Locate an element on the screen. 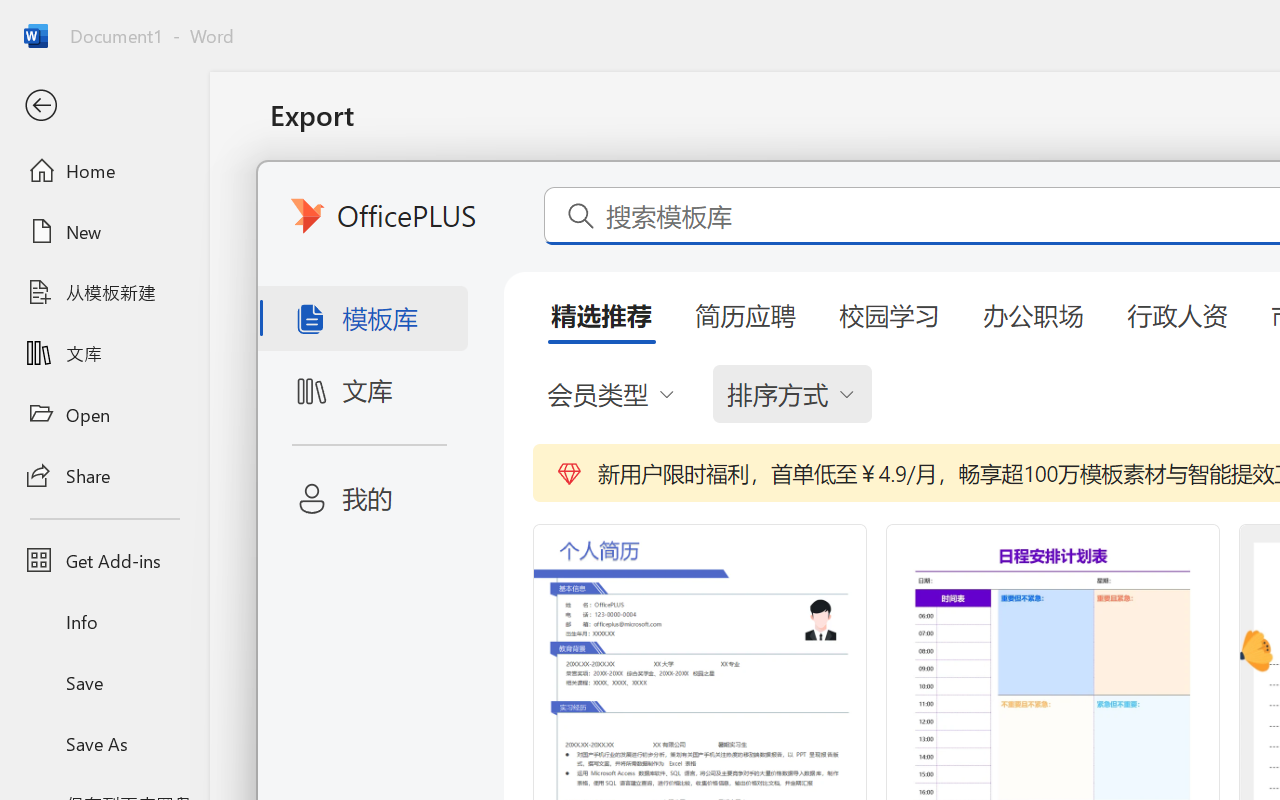  'Get Add-ins' is located at coordinates (103, 560).